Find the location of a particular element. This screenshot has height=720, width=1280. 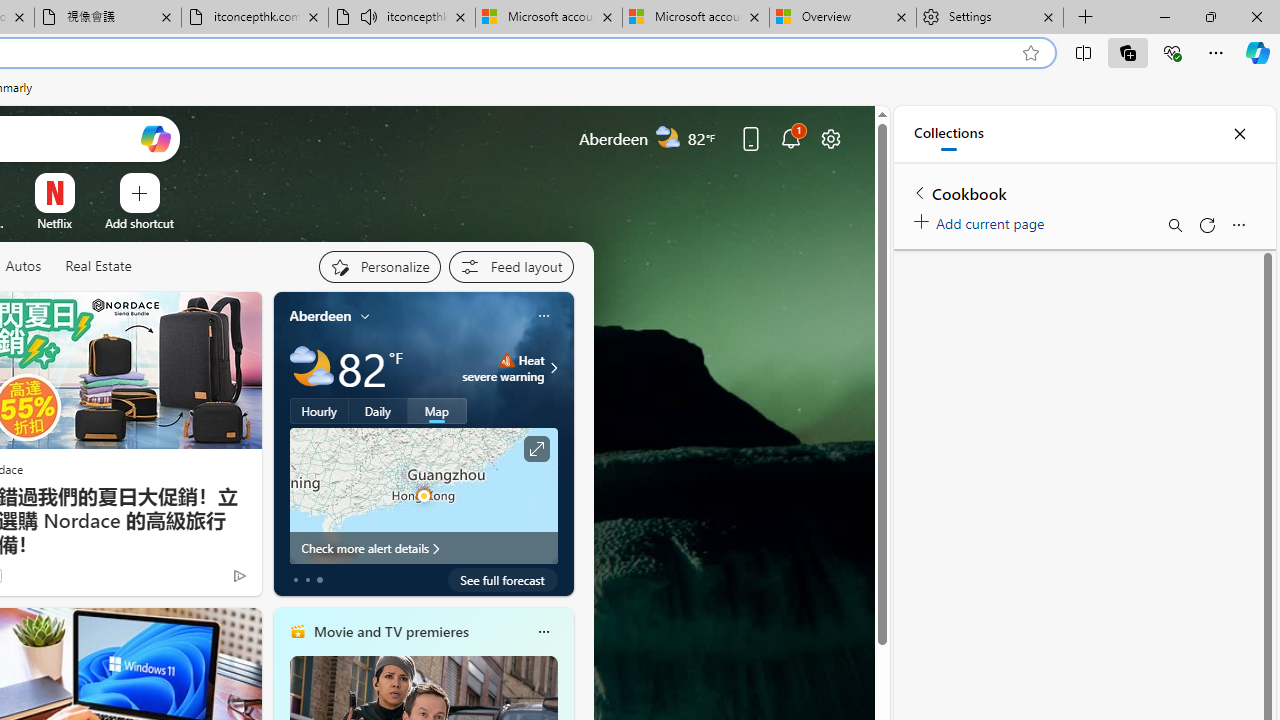

'Class: icon-img' is located at coordinates (543, 632).